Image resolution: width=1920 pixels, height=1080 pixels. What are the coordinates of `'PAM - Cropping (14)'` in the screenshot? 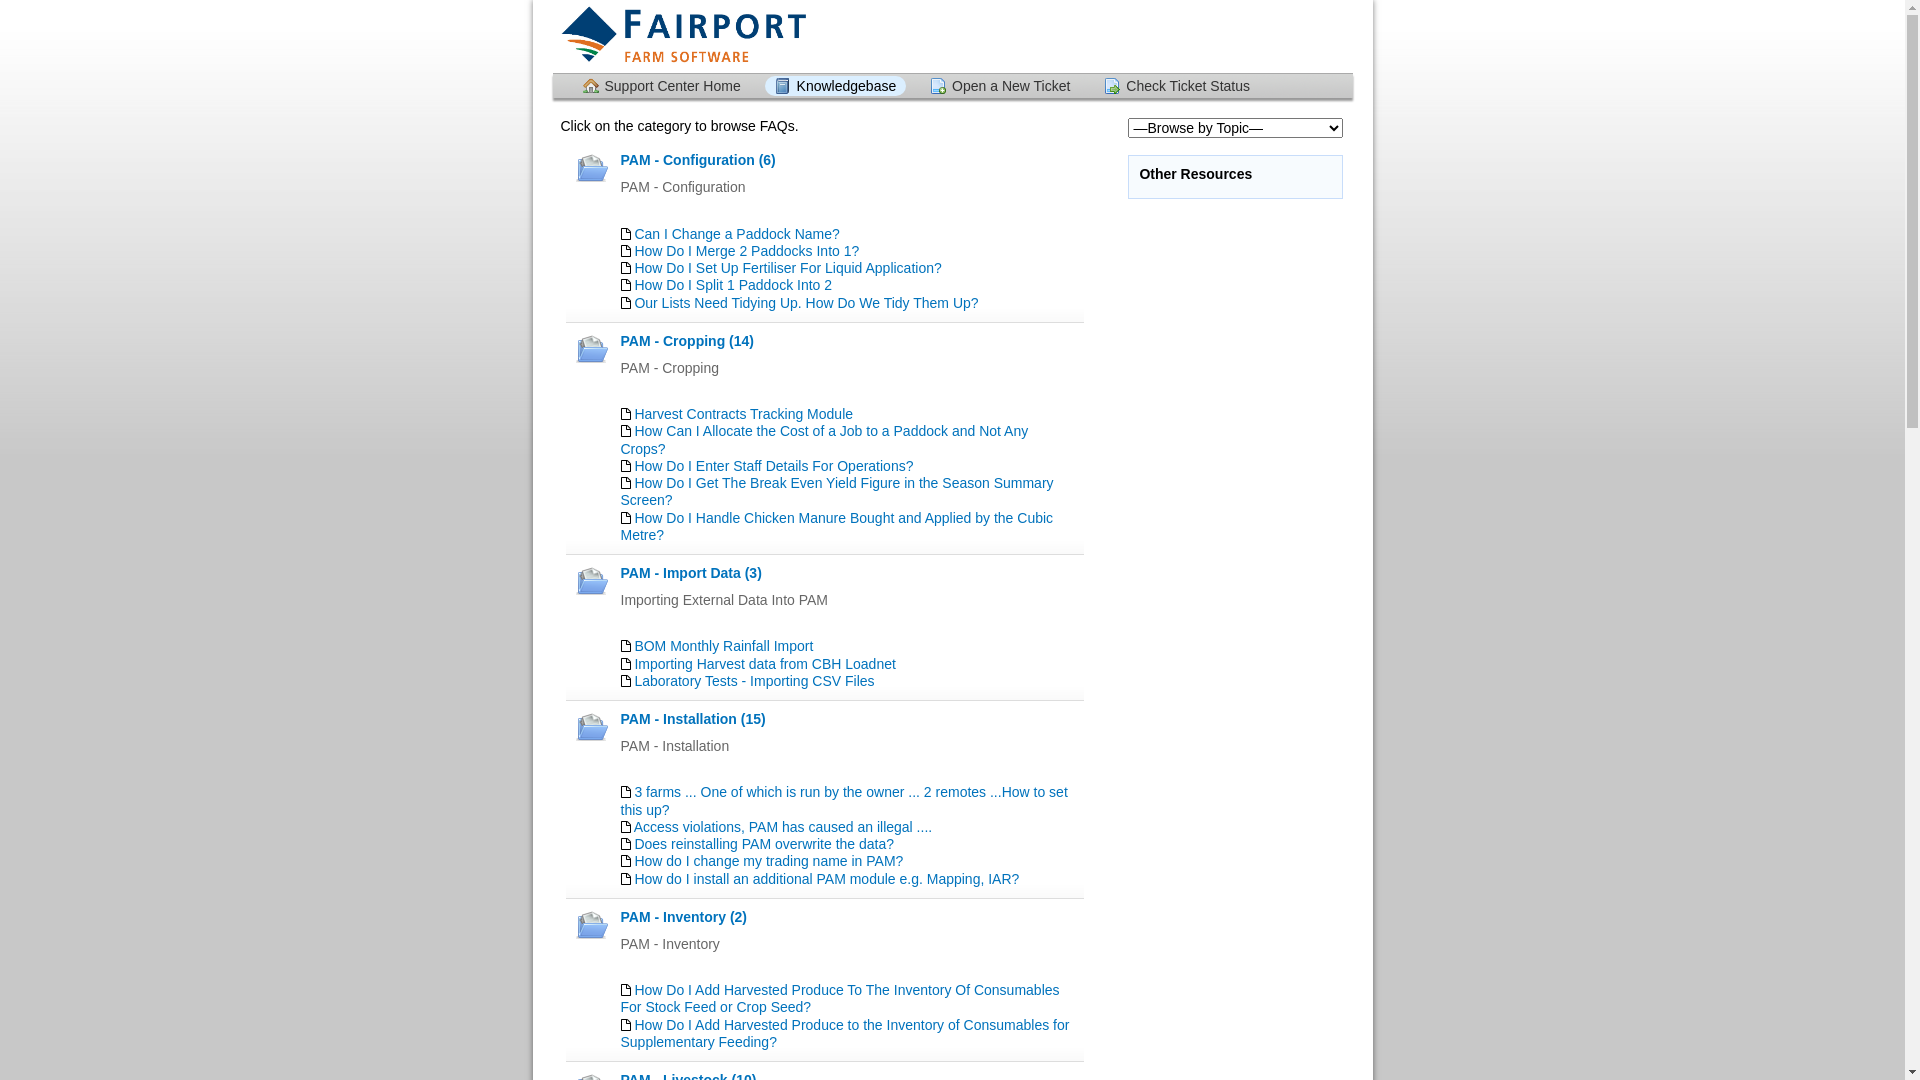 It's located at (618, 339).